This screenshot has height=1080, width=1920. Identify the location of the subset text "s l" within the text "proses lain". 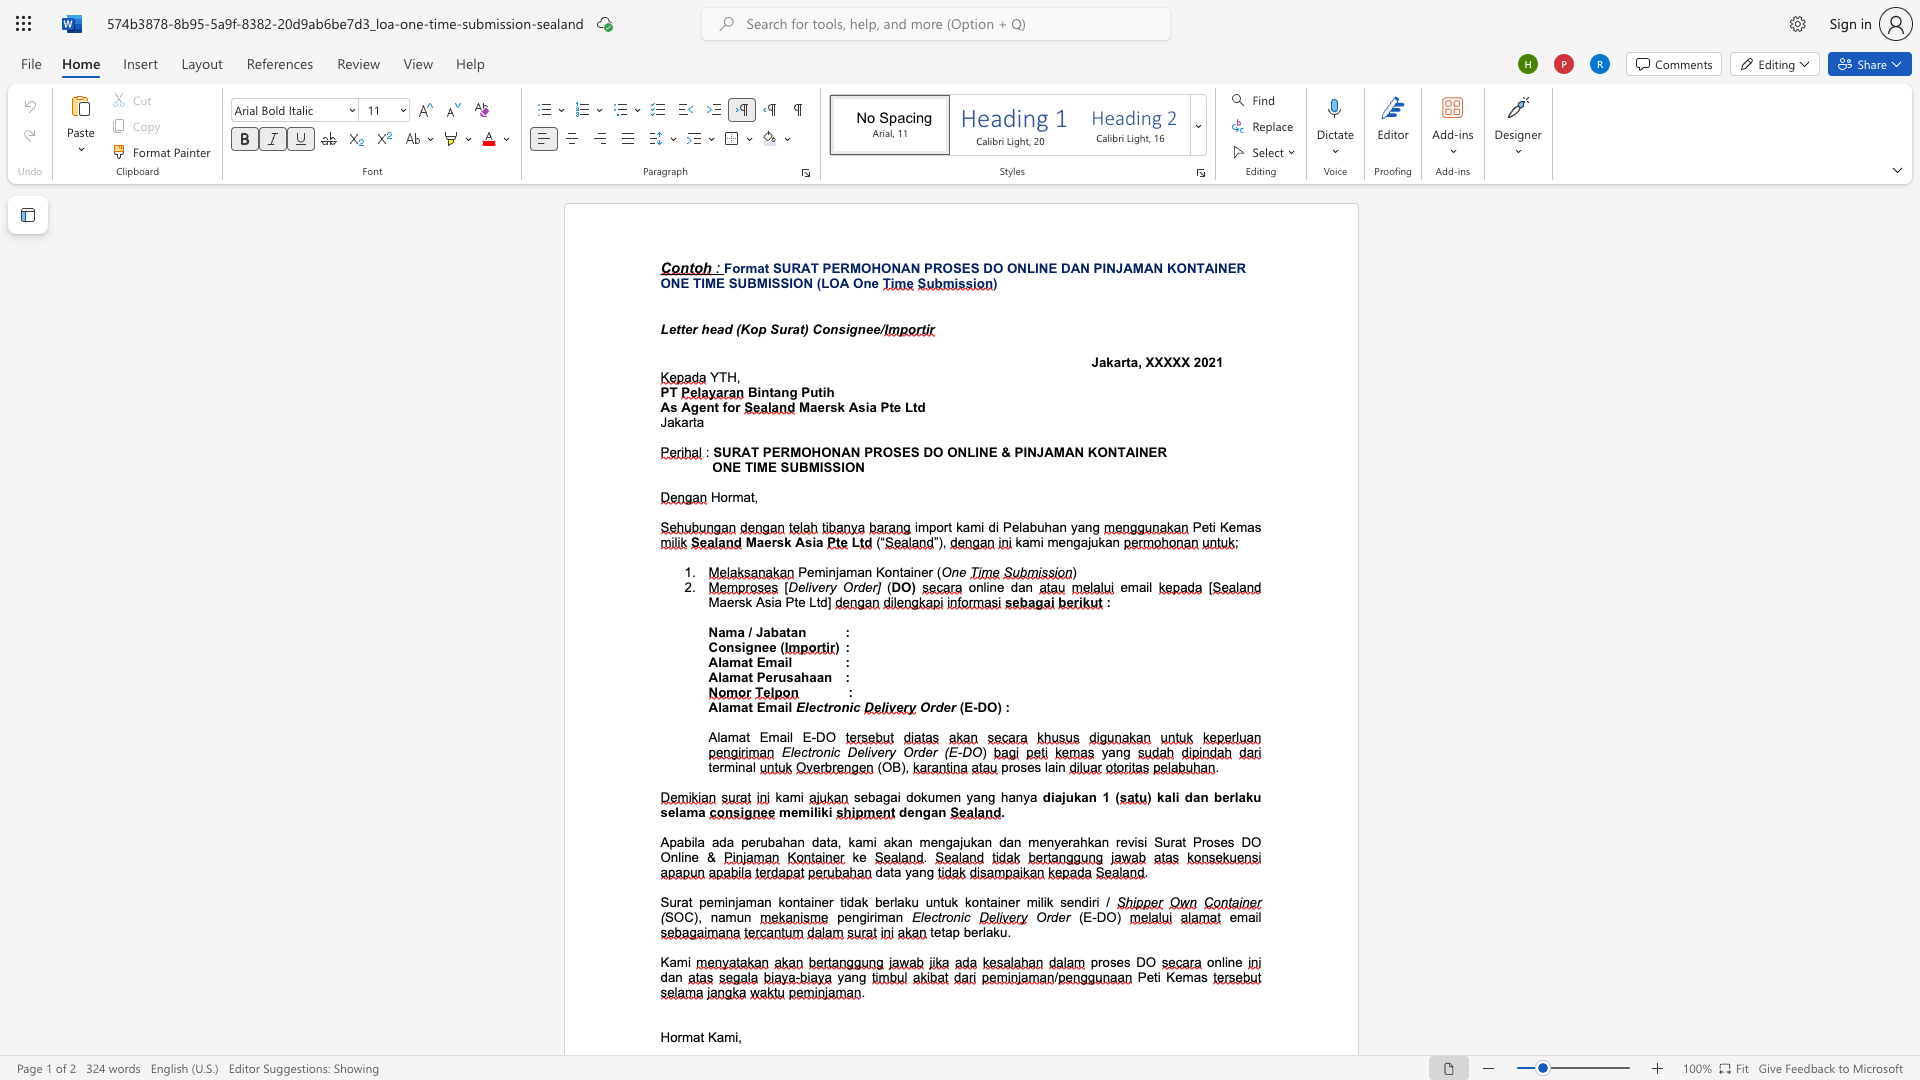
(1034, 766).